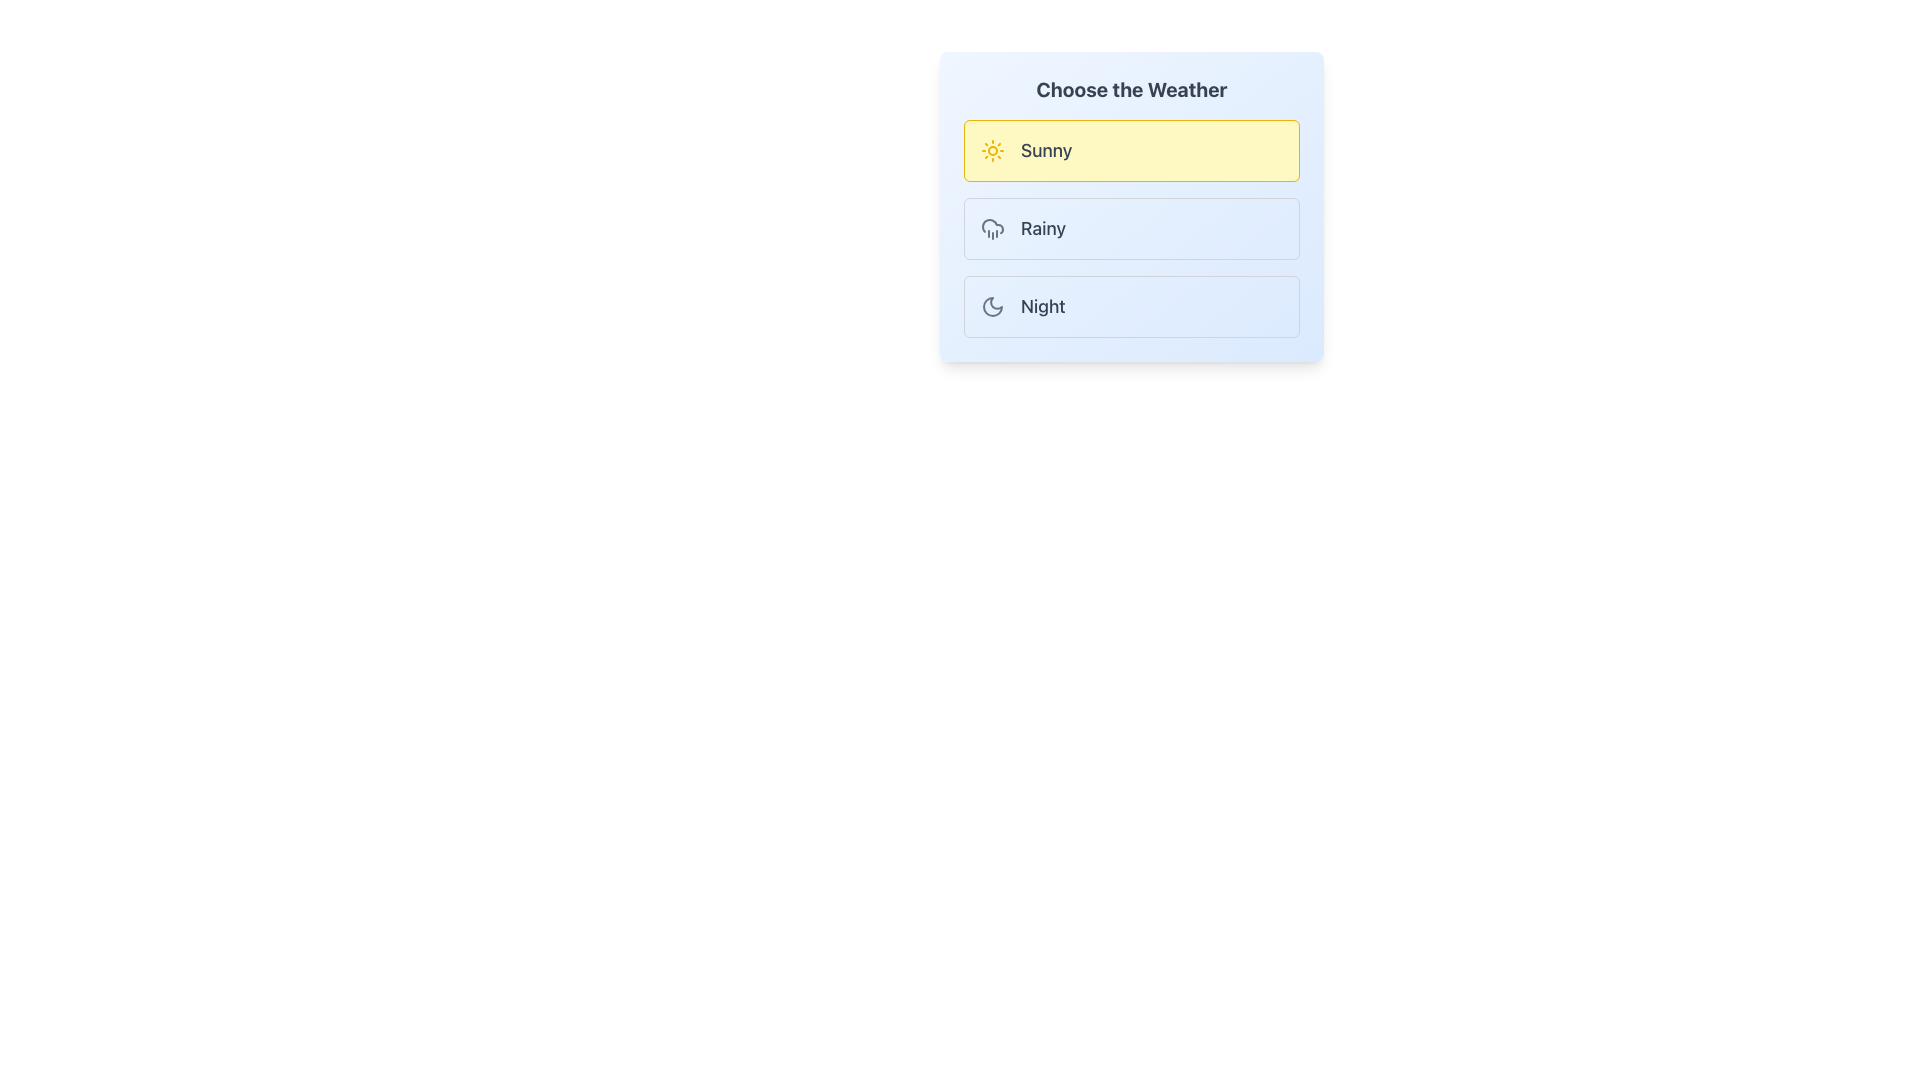  Describe the element at coordinates (1042, 307) in the screenshot. I see `the 'Night' text label in the weather selection interface, which is located next to a crescent moon icon in the third option of a vertical list` at that location.